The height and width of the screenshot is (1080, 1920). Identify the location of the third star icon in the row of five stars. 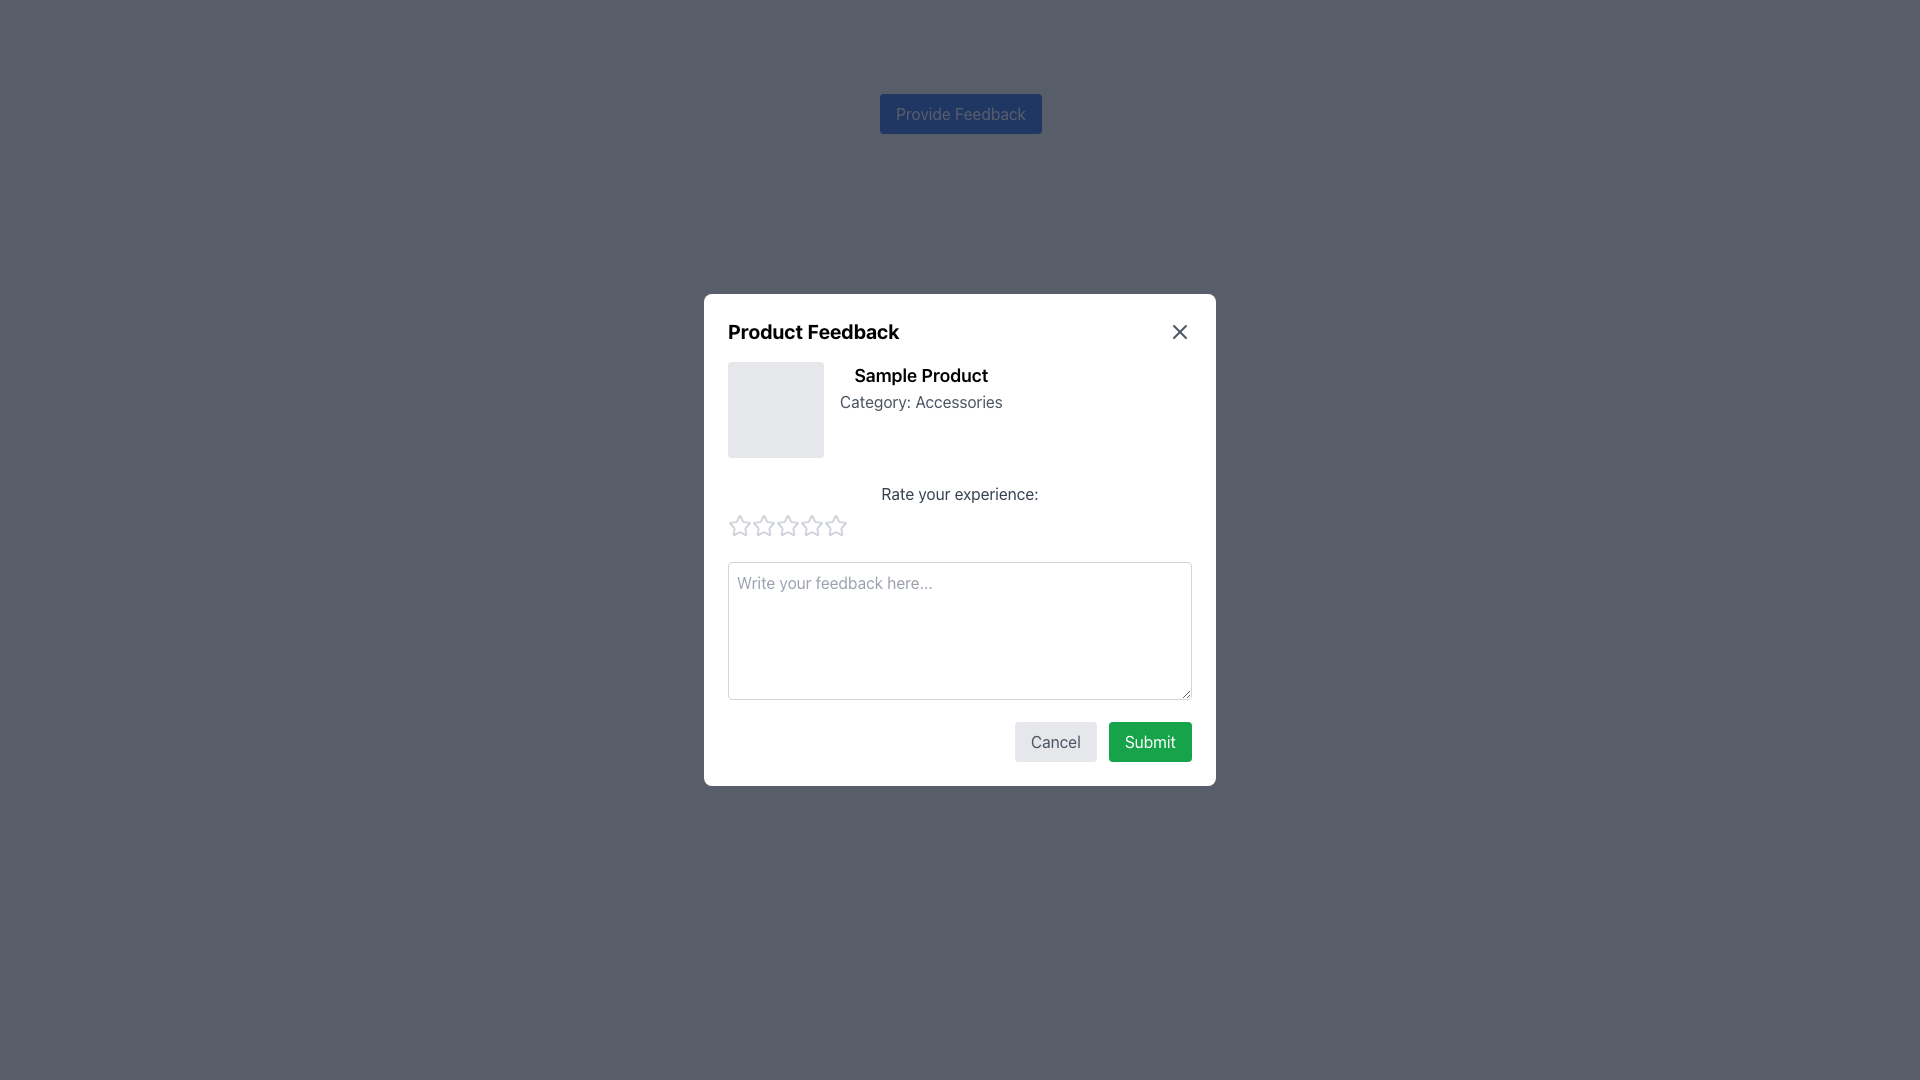
(762, 524).